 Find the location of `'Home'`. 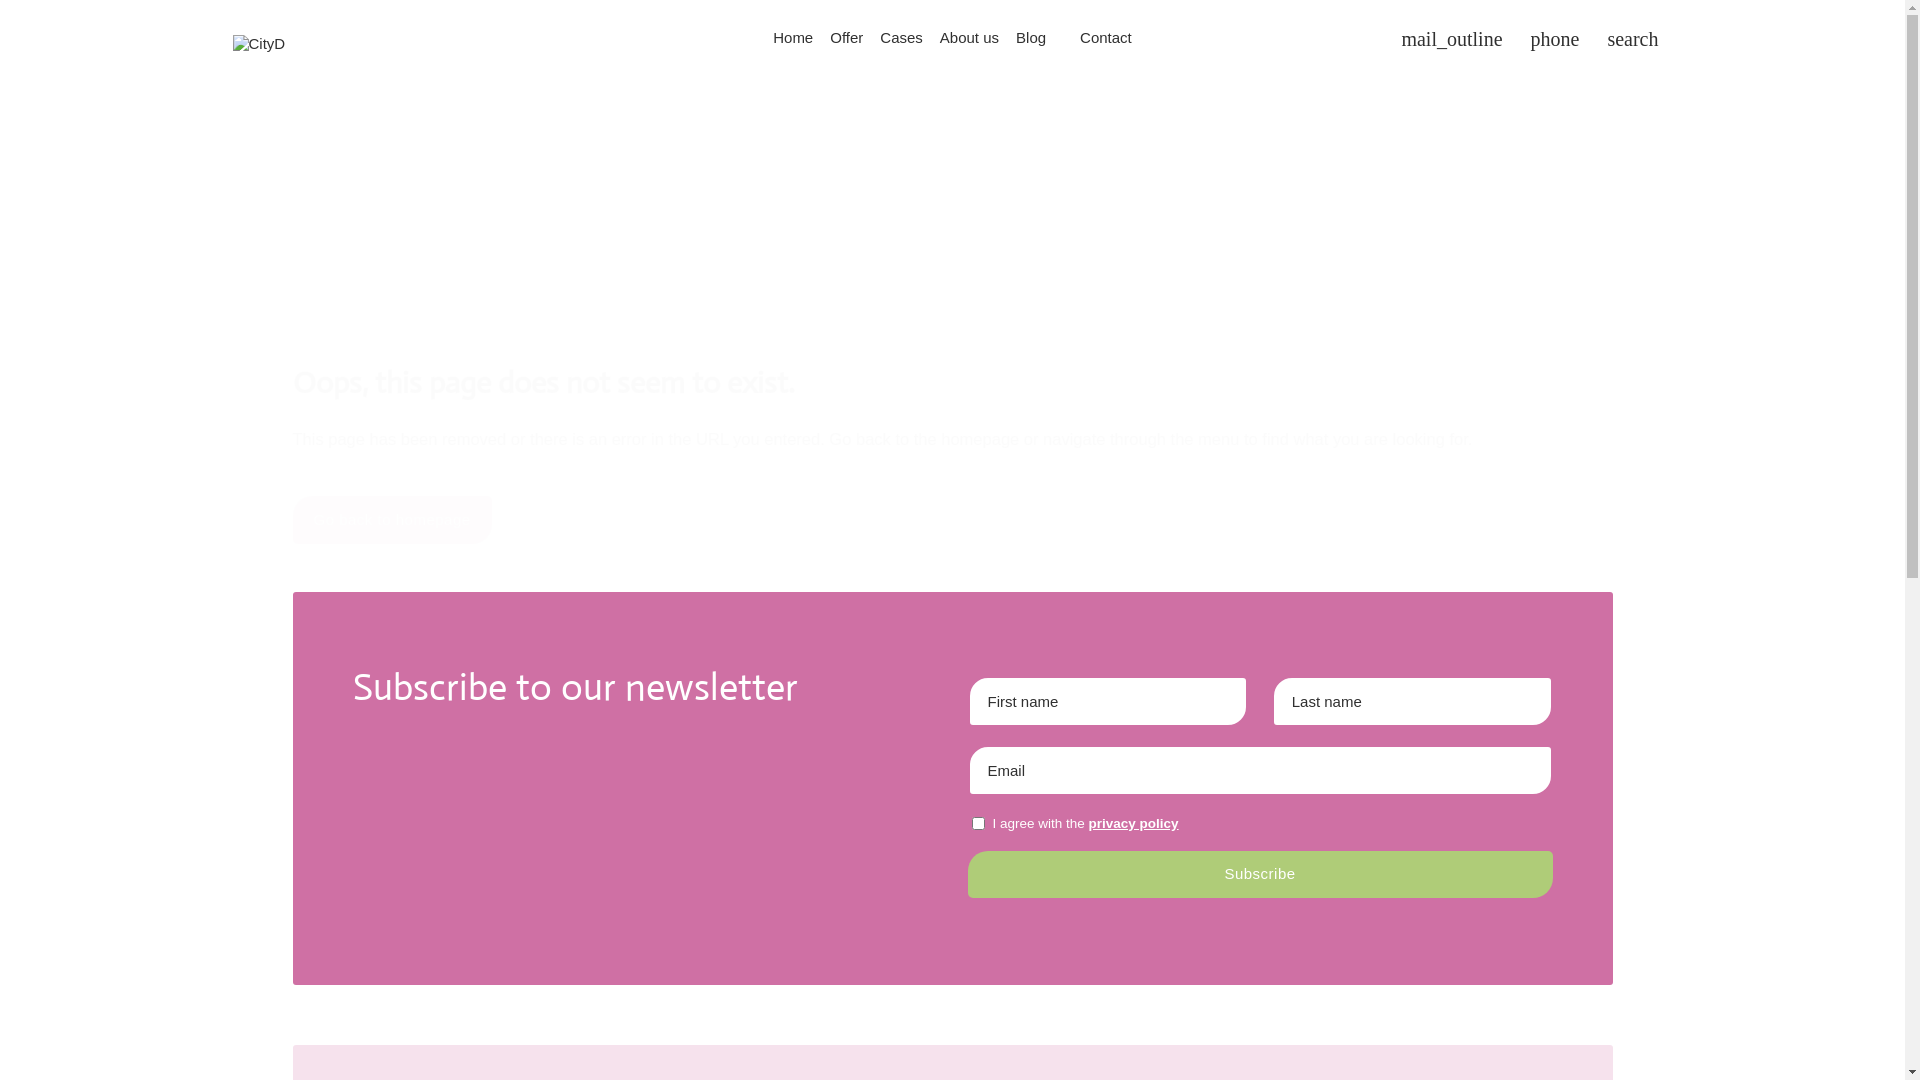

'Home' is located at coordinates (763, 37).